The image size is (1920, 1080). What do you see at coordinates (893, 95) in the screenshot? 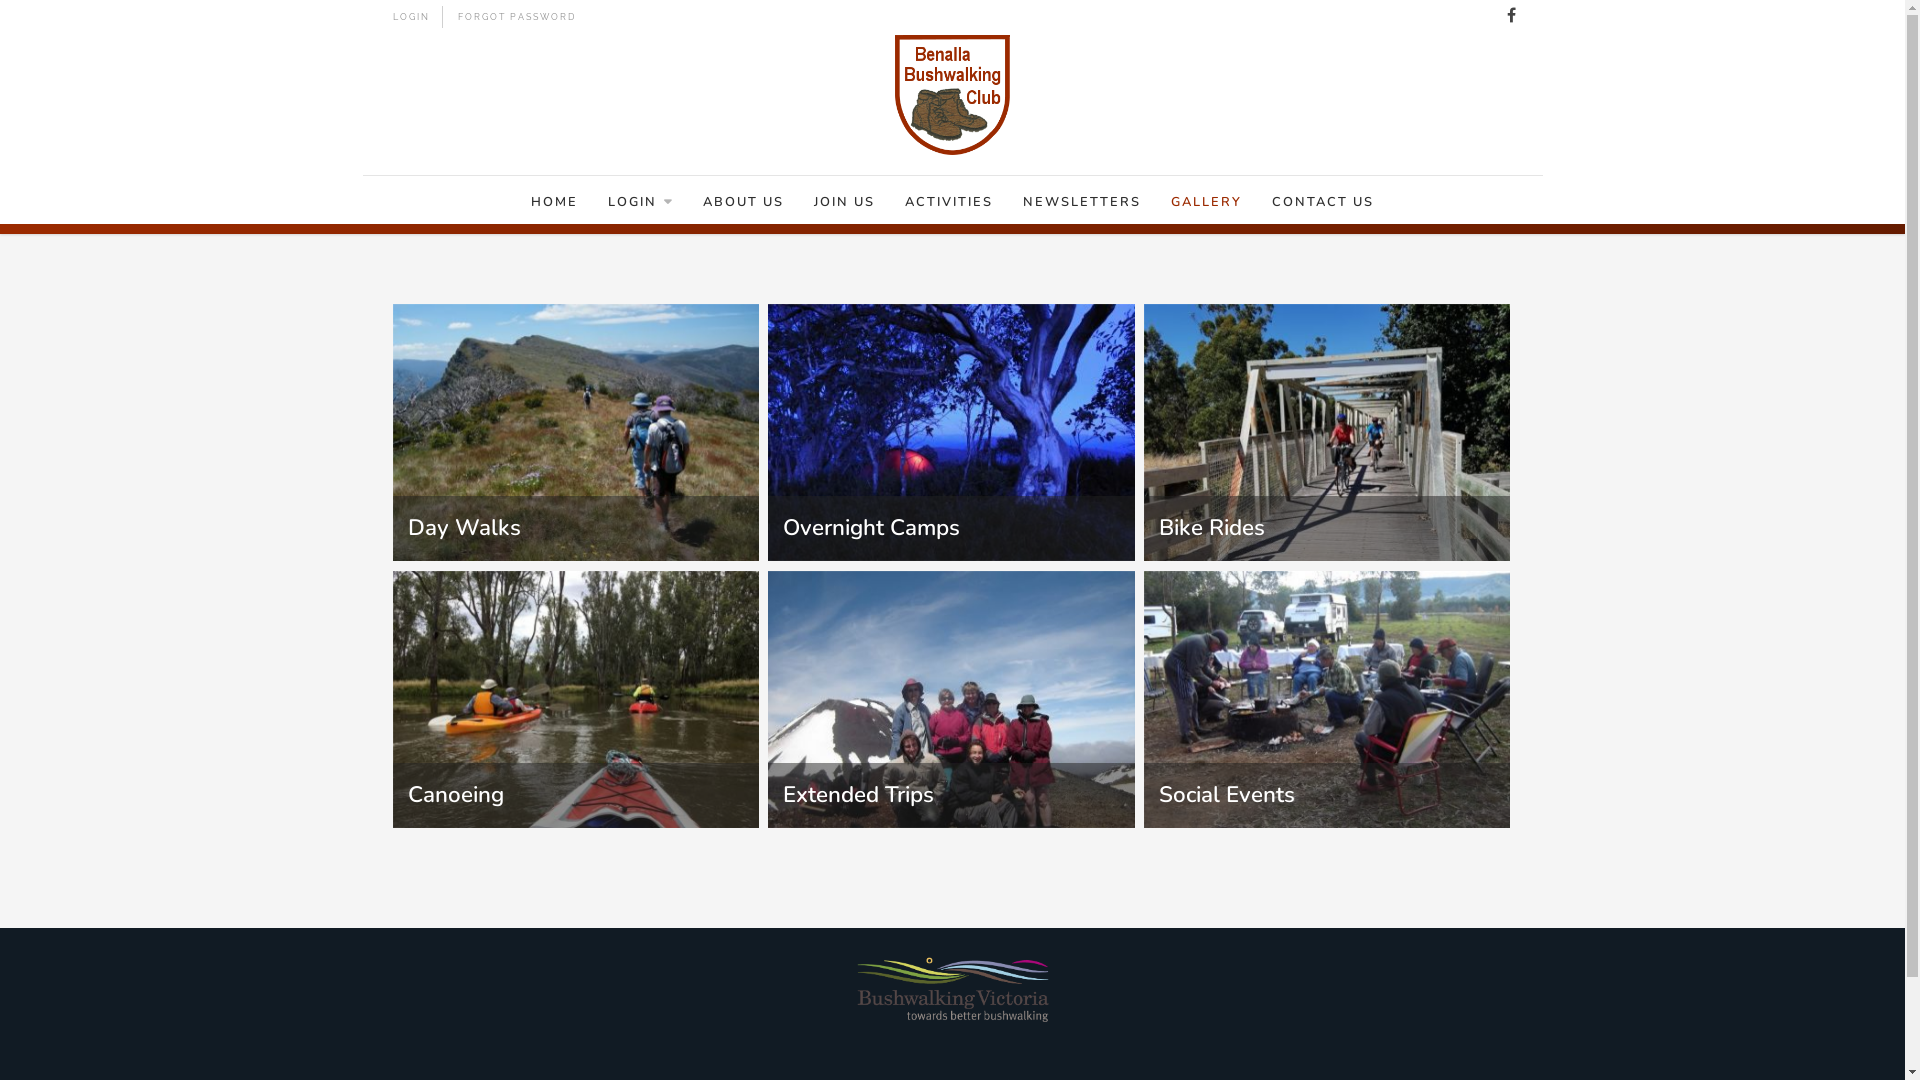
I see `'Benalla Bushwalking Club'` at bounding box center [893, 95].